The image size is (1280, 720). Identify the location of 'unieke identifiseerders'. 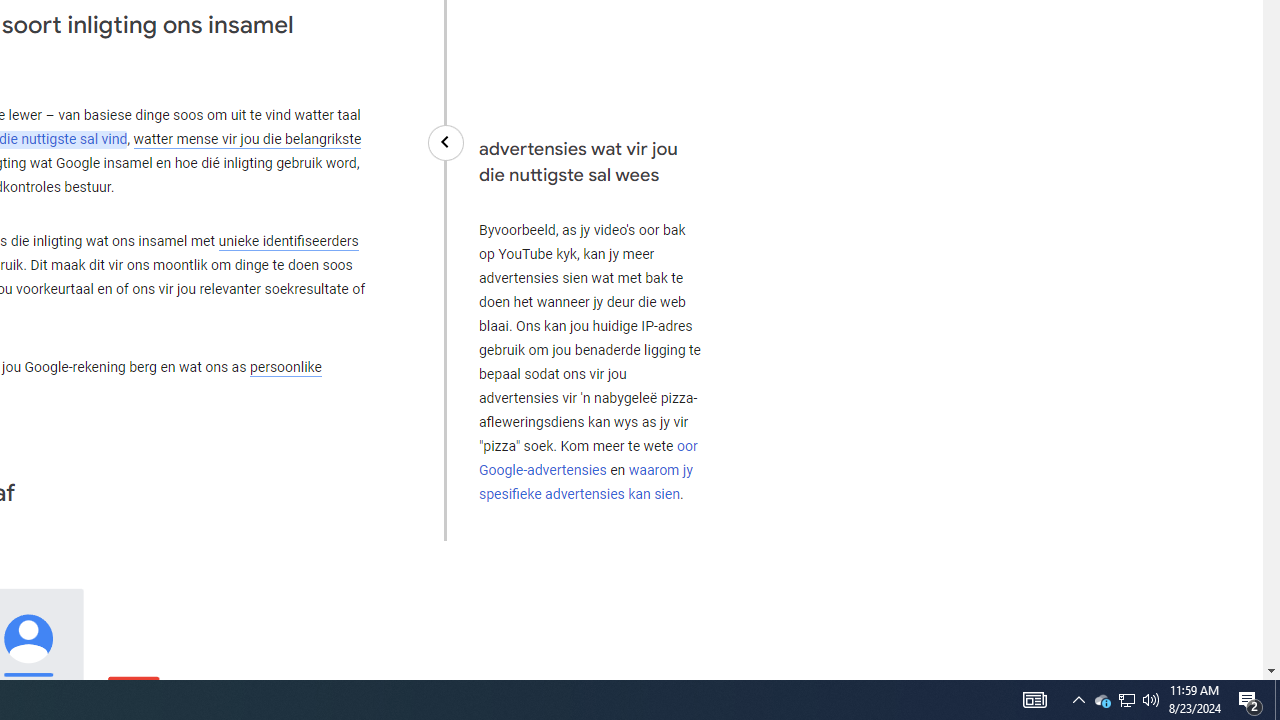
(287, 240).